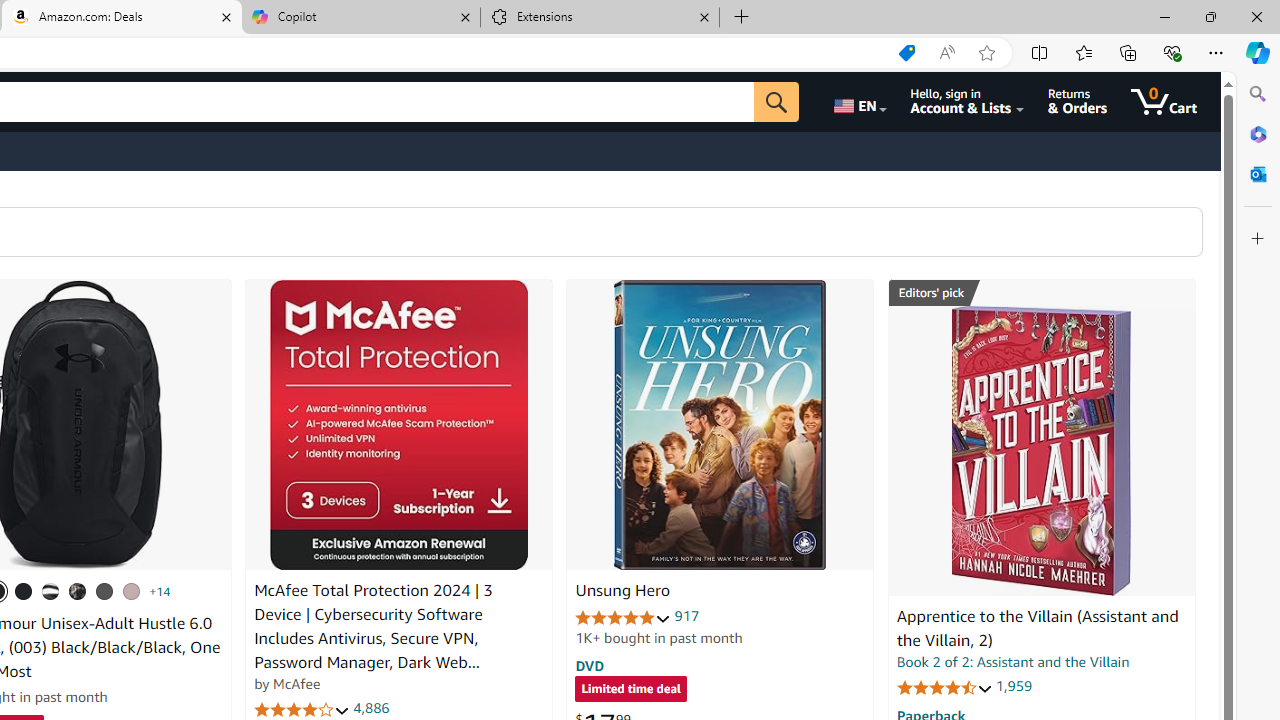  What do you see at coordinates (945, 52) in the screenshot?
I see `'Read aloud this page (Ctrl+Shift+U)'` at bounding box center [945, 52].